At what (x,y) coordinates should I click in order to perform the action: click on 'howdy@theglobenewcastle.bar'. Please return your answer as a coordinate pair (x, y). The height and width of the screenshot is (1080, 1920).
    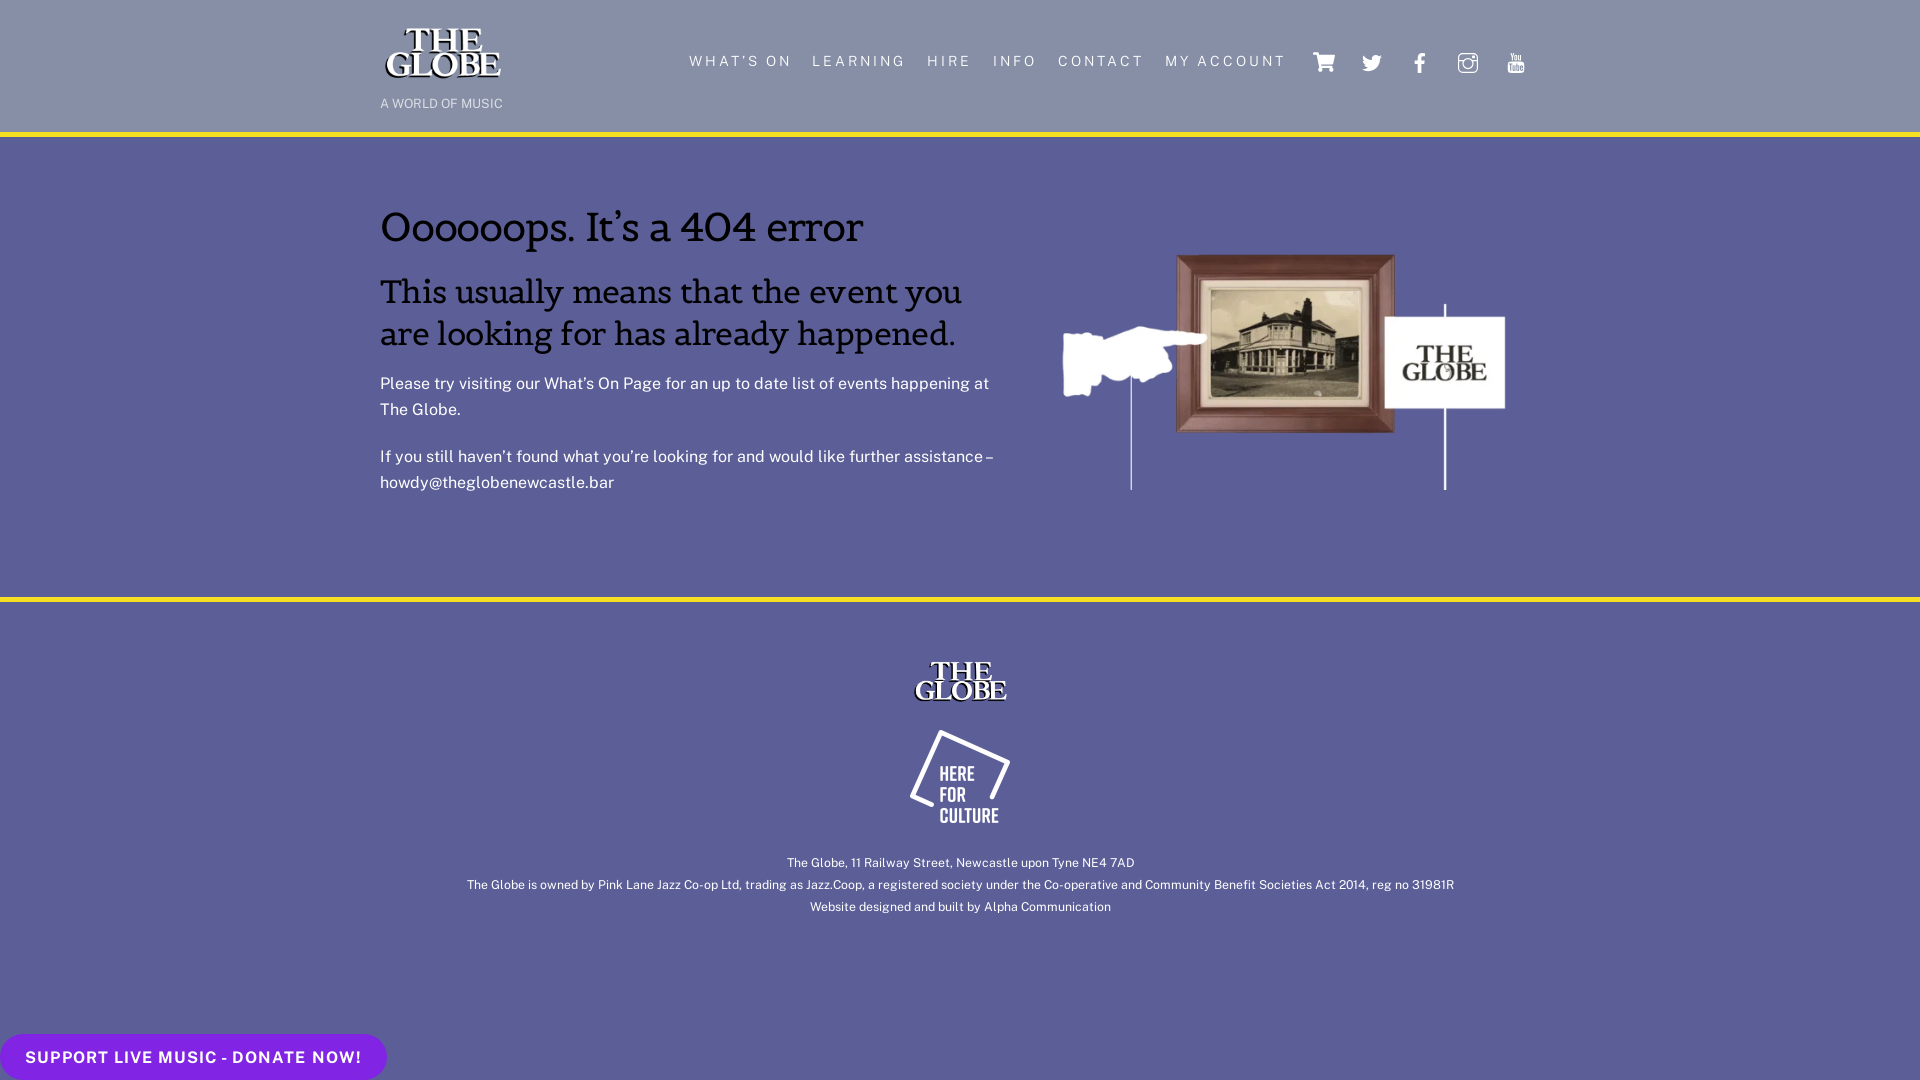
    Looking at the image, I should click on (497, 482).